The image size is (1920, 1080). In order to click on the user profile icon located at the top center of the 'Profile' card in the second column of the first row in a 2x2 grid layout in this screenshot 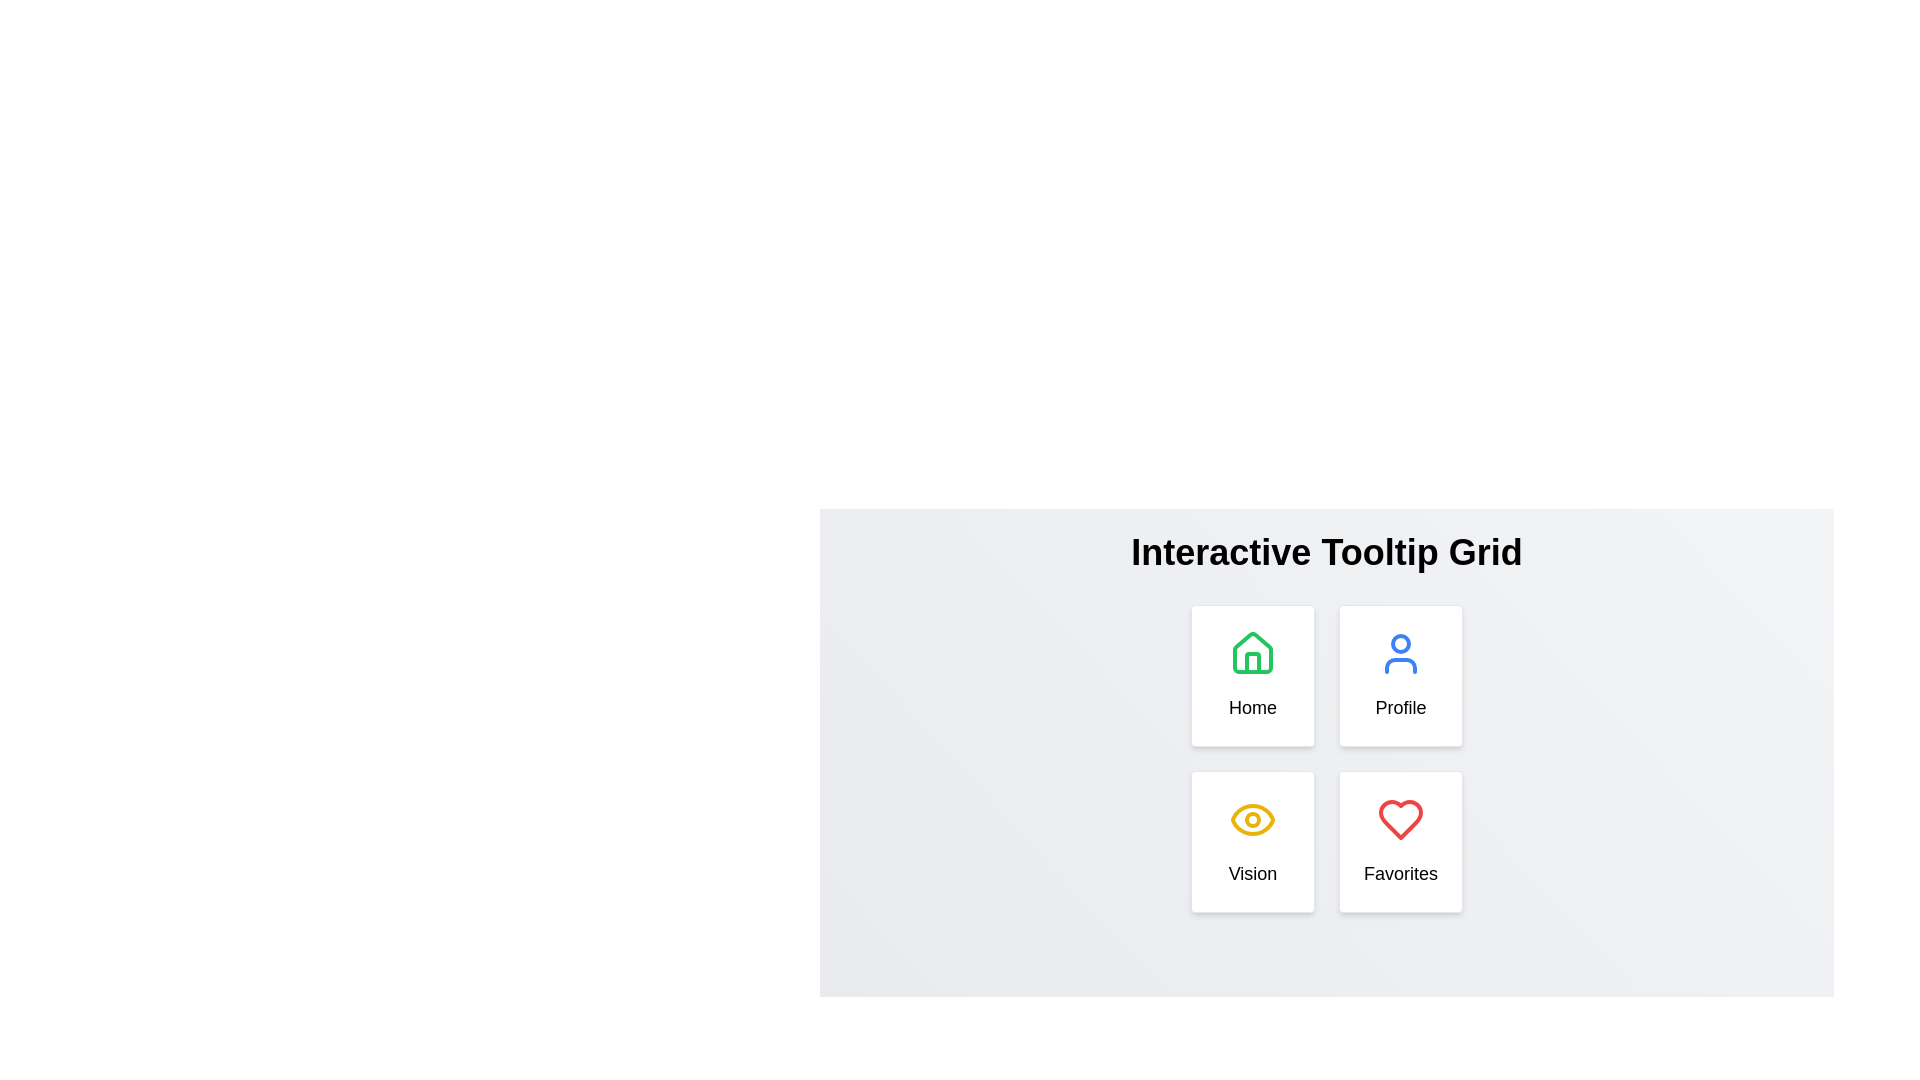, I will do `click(1400, 654)`.